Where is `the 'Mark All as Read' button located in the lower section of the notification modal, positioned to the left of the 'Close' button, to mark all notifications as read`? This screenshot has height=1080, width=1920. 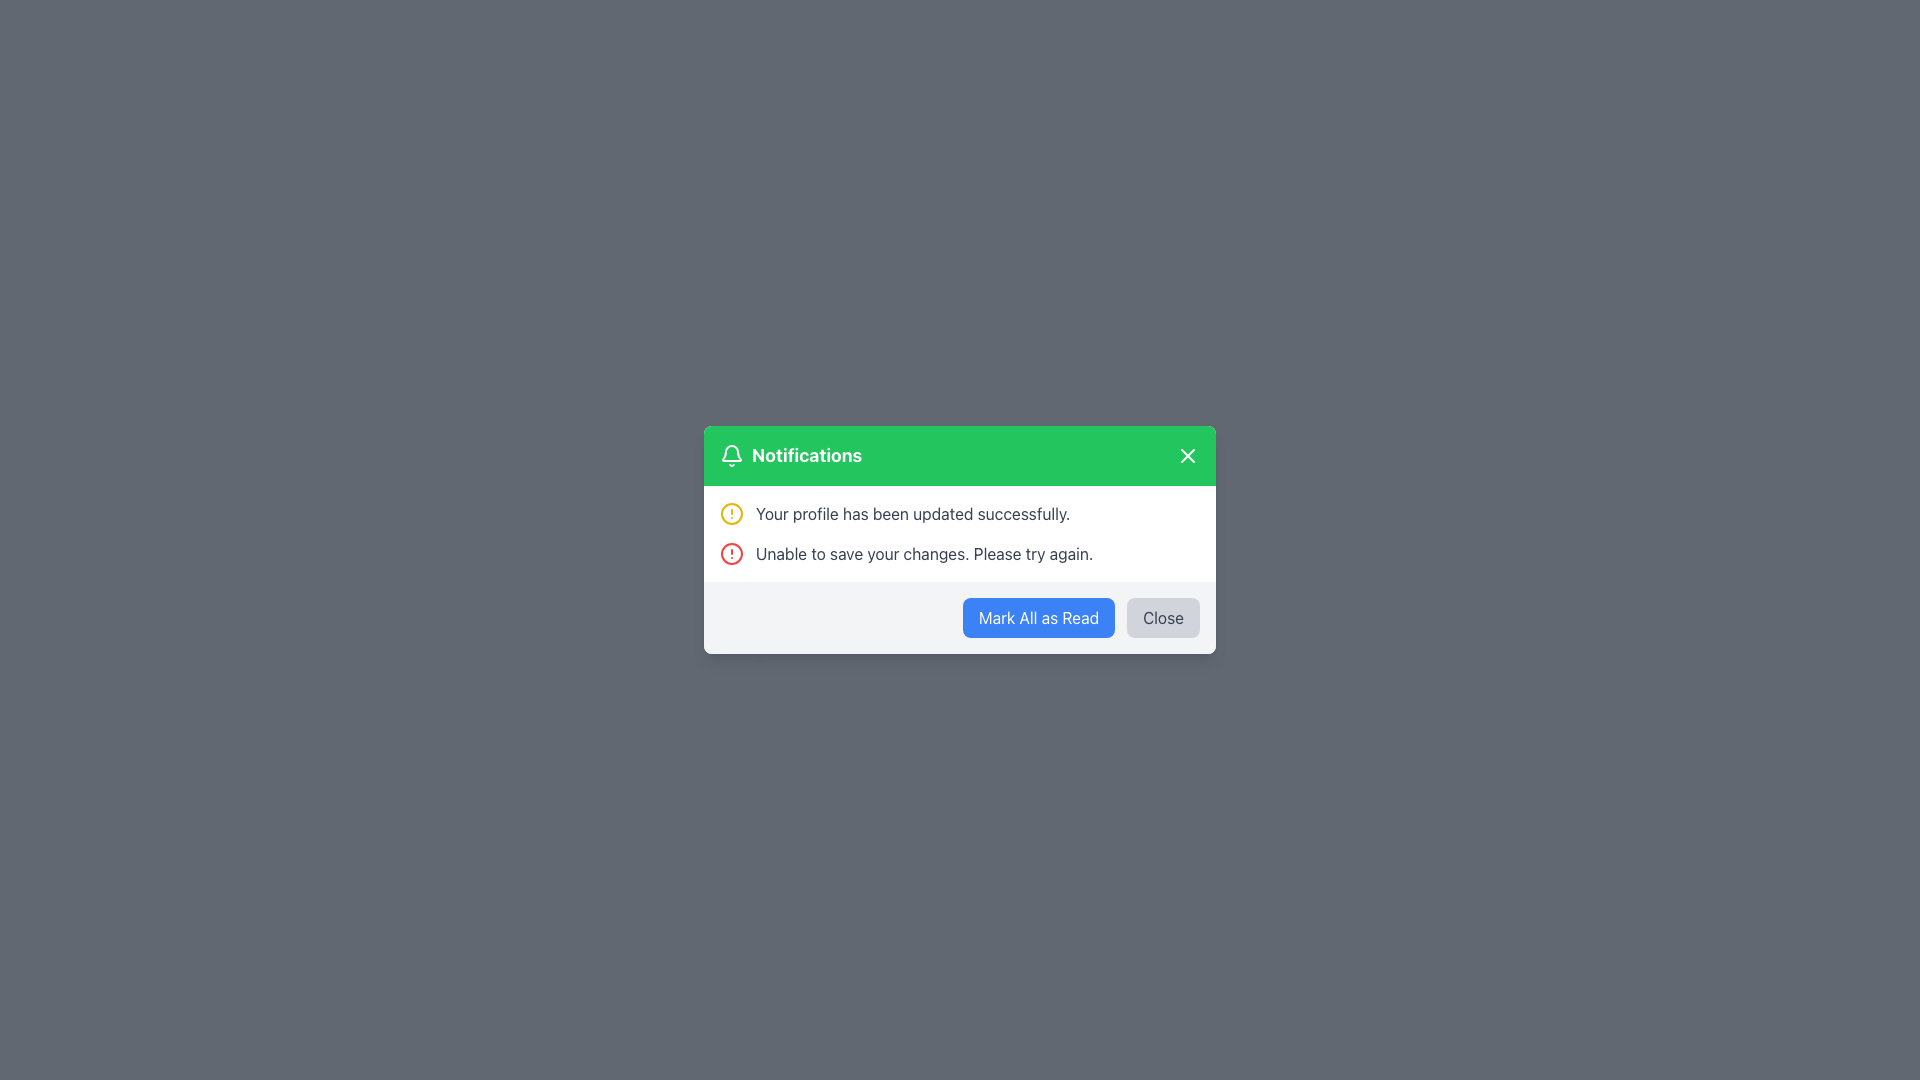 the 'Mark All as Read' button located in the lower section of the notification modal, positioned to the left of the 'Close' button, to mark all notifications as read is located at coordinates (1038, 616).